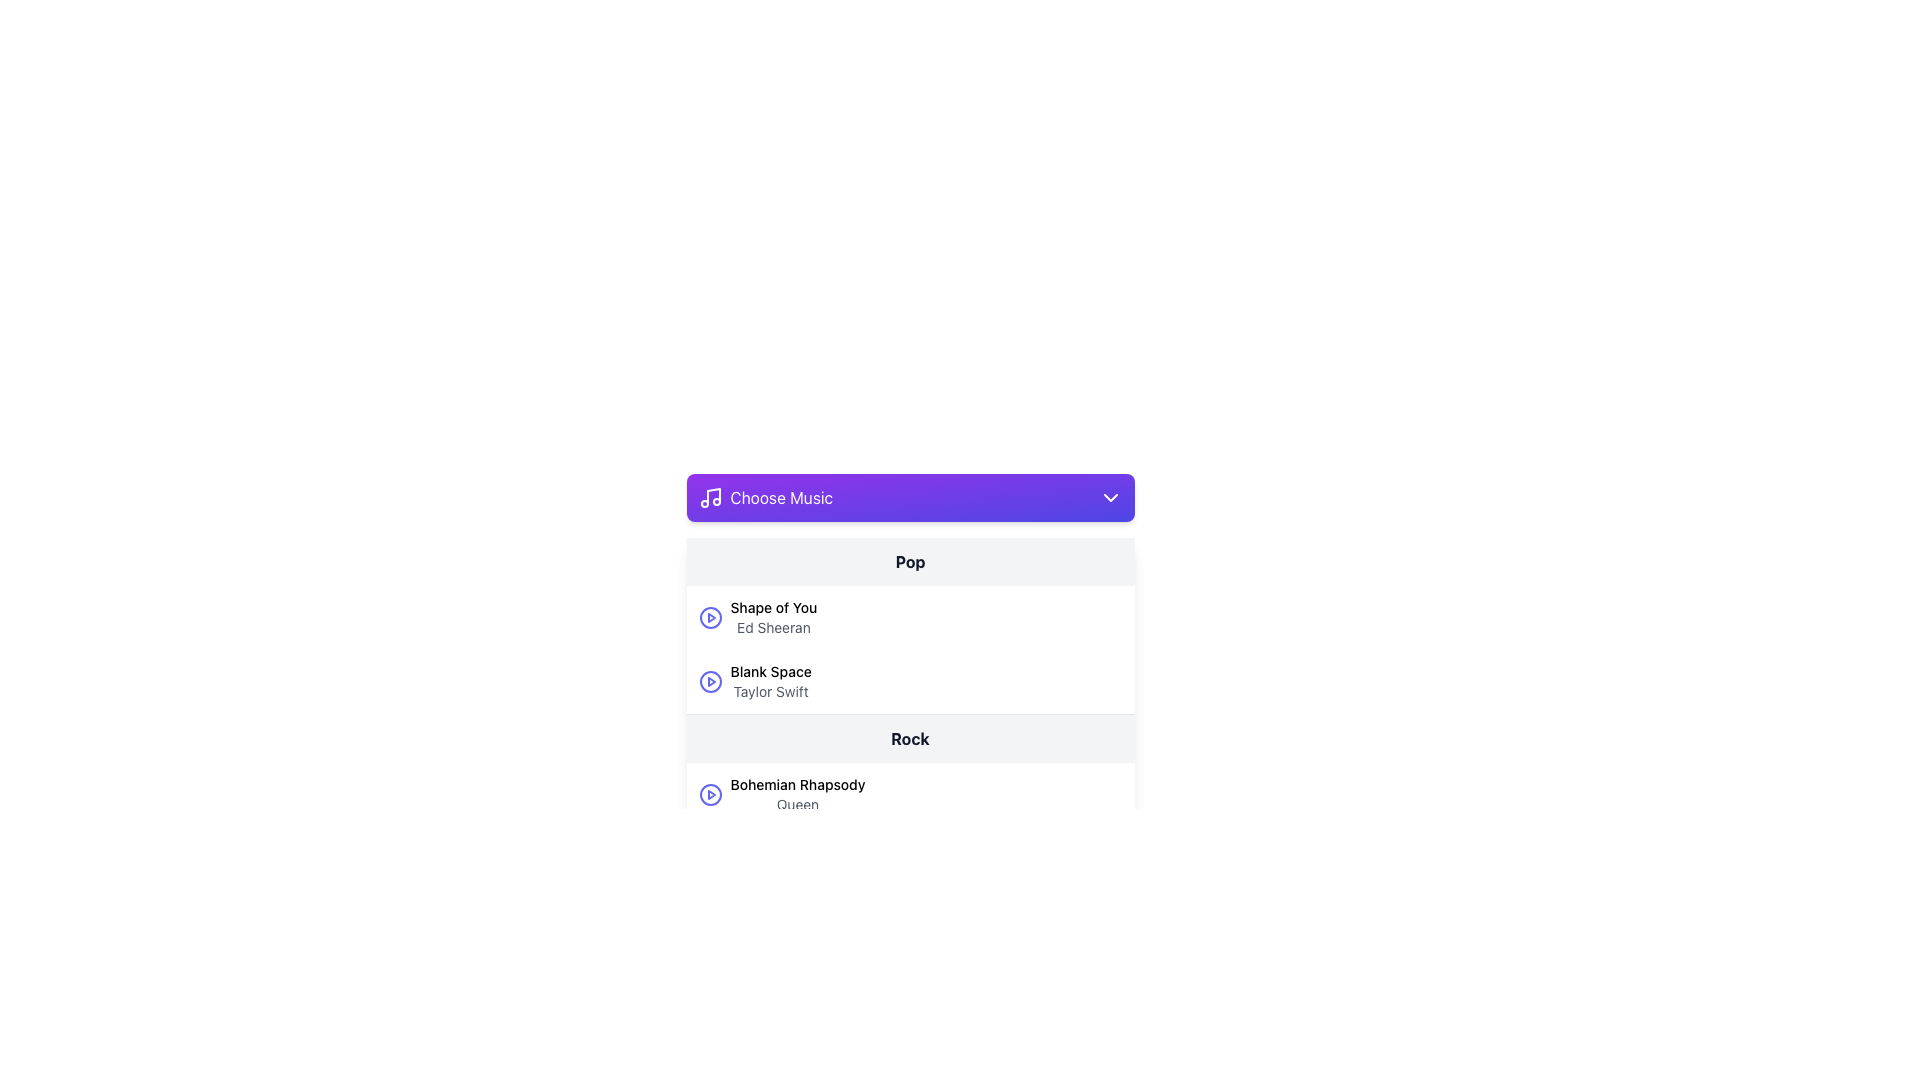 This screenshot has width=1920, height=1080. Describe the element at coordinates (909, 562) in the screenshot. I see `the label element that contains the word 'Pop', which is displayed in bold dark text against a light gray background, positioned below the purple header 'Choose Music'` at that location.